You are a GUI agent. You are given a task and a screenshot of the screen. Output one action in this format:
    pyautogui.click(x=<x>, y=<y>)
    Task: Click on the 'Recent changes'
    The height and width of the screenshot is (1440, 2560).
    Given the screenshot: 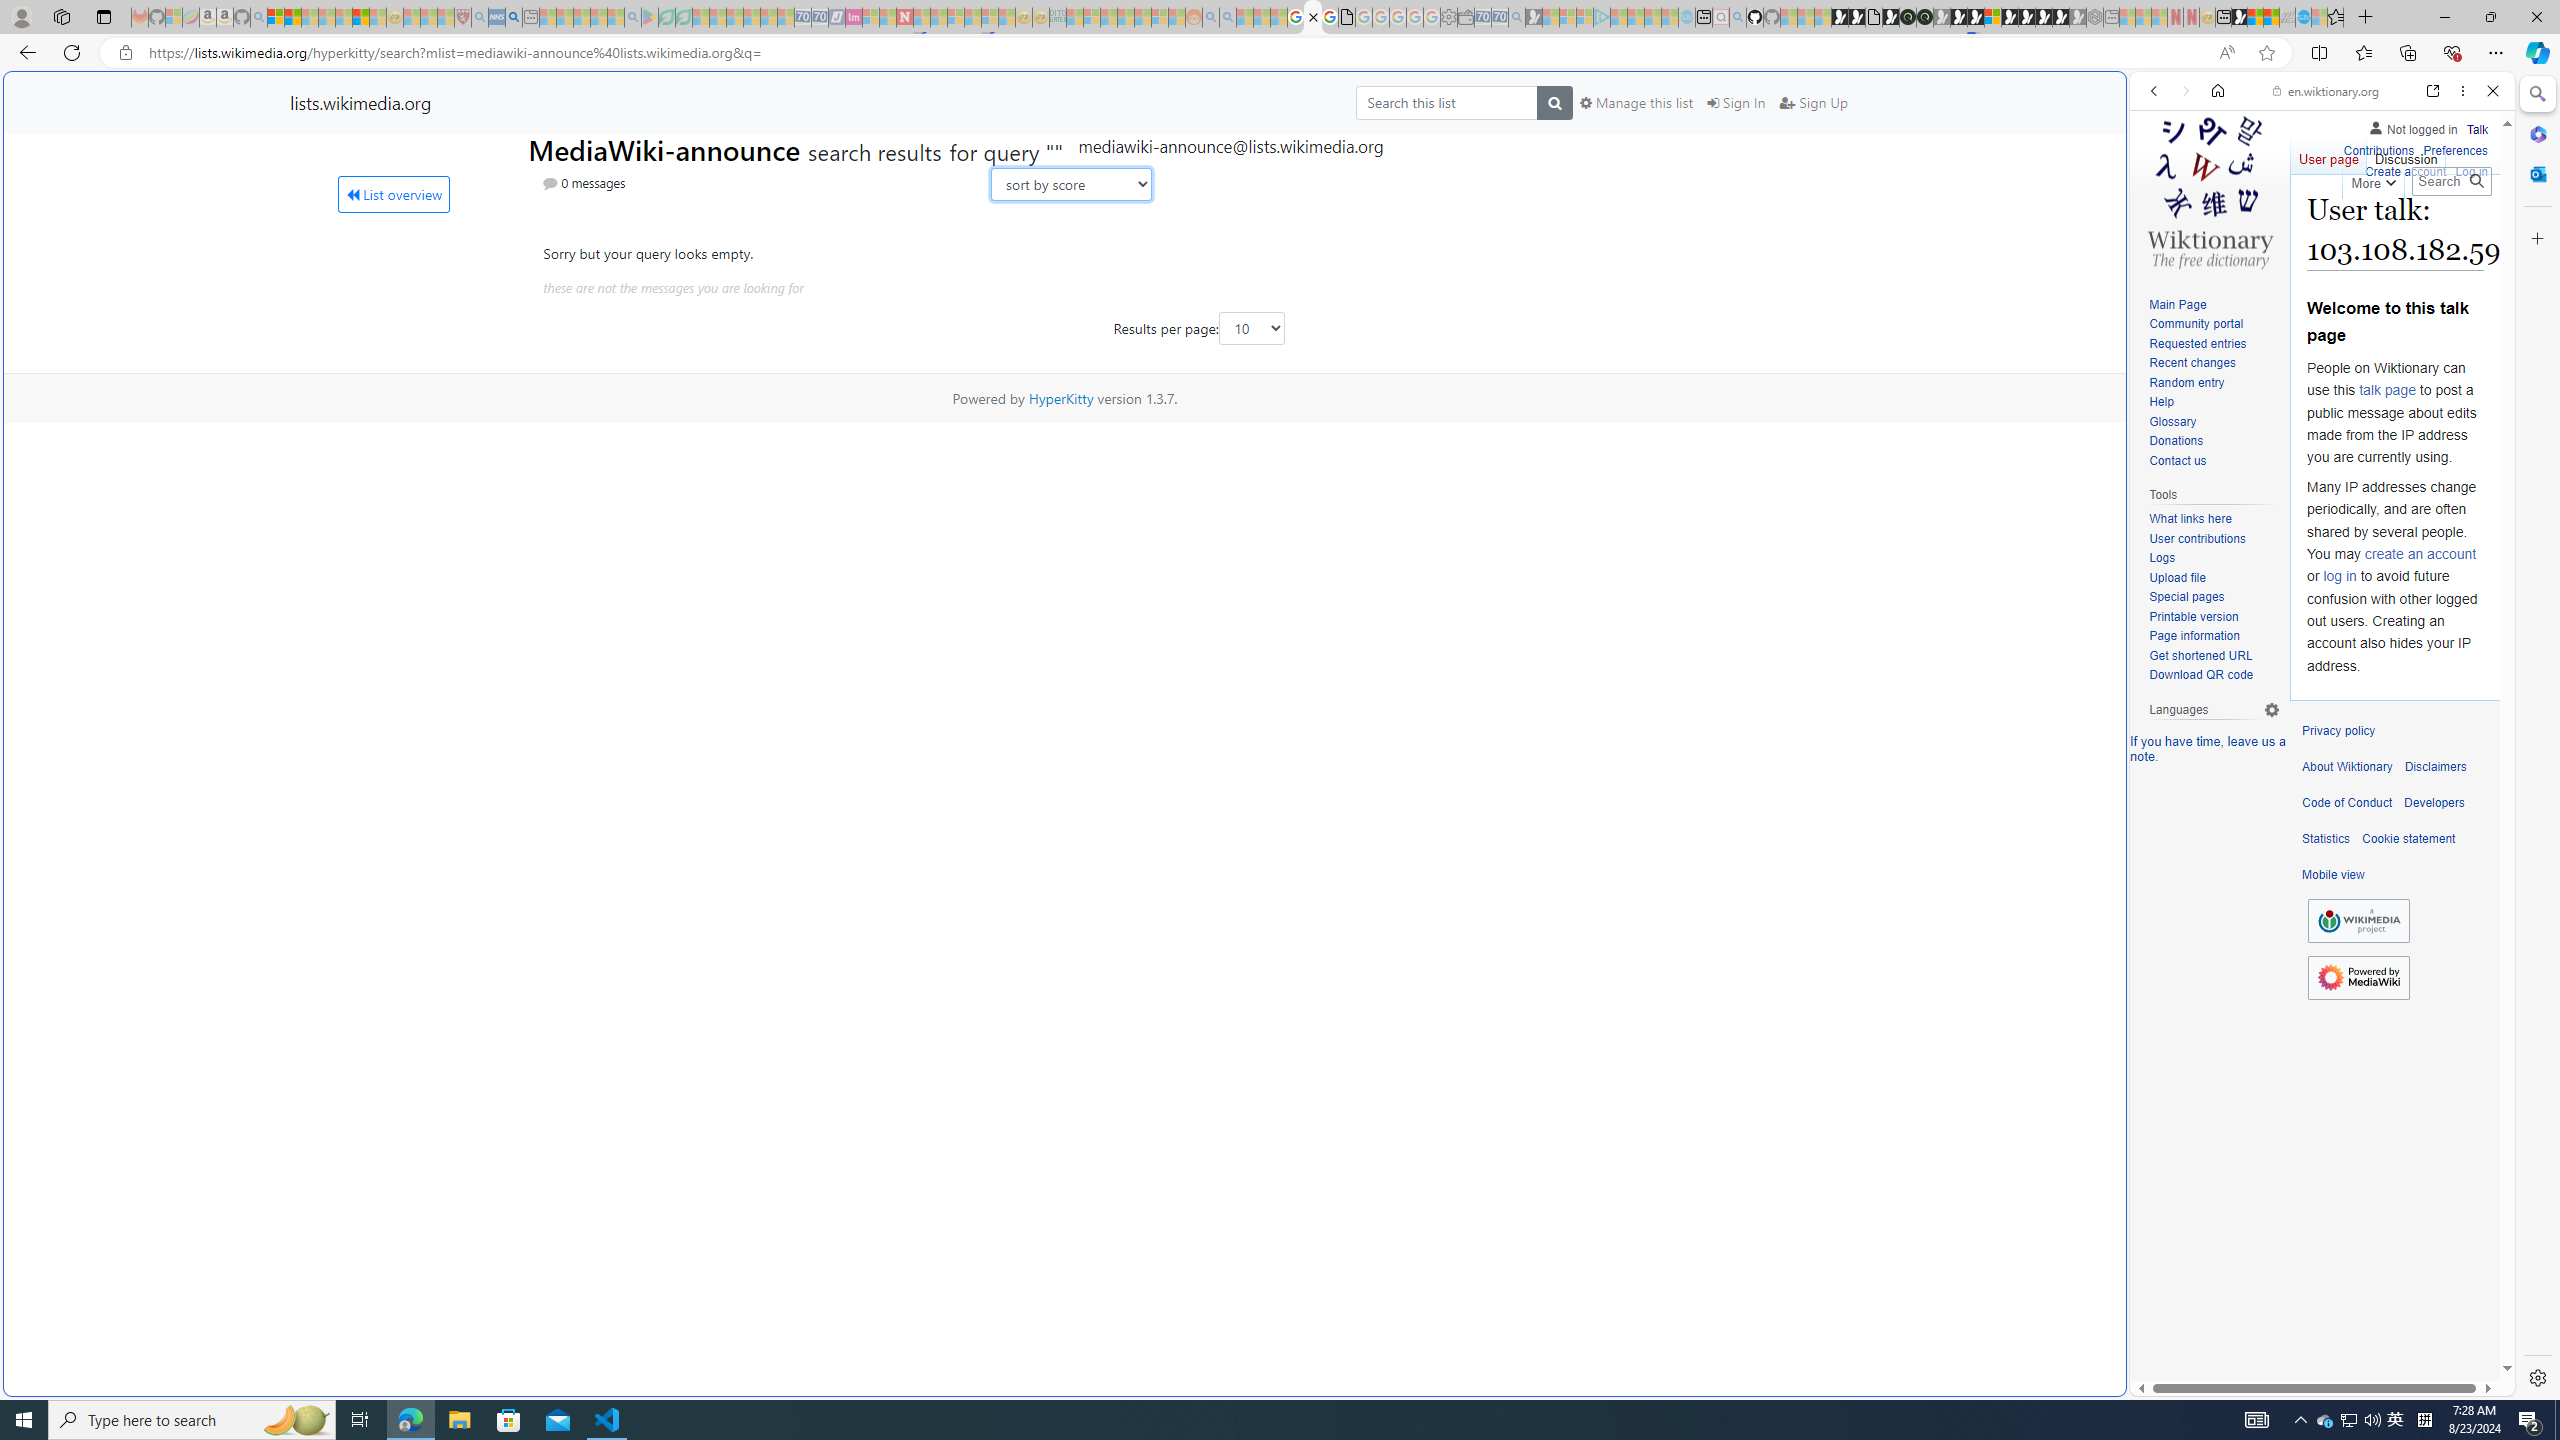 What is the action you would take?
    pyautogui.click(x=2190, y=363)
    